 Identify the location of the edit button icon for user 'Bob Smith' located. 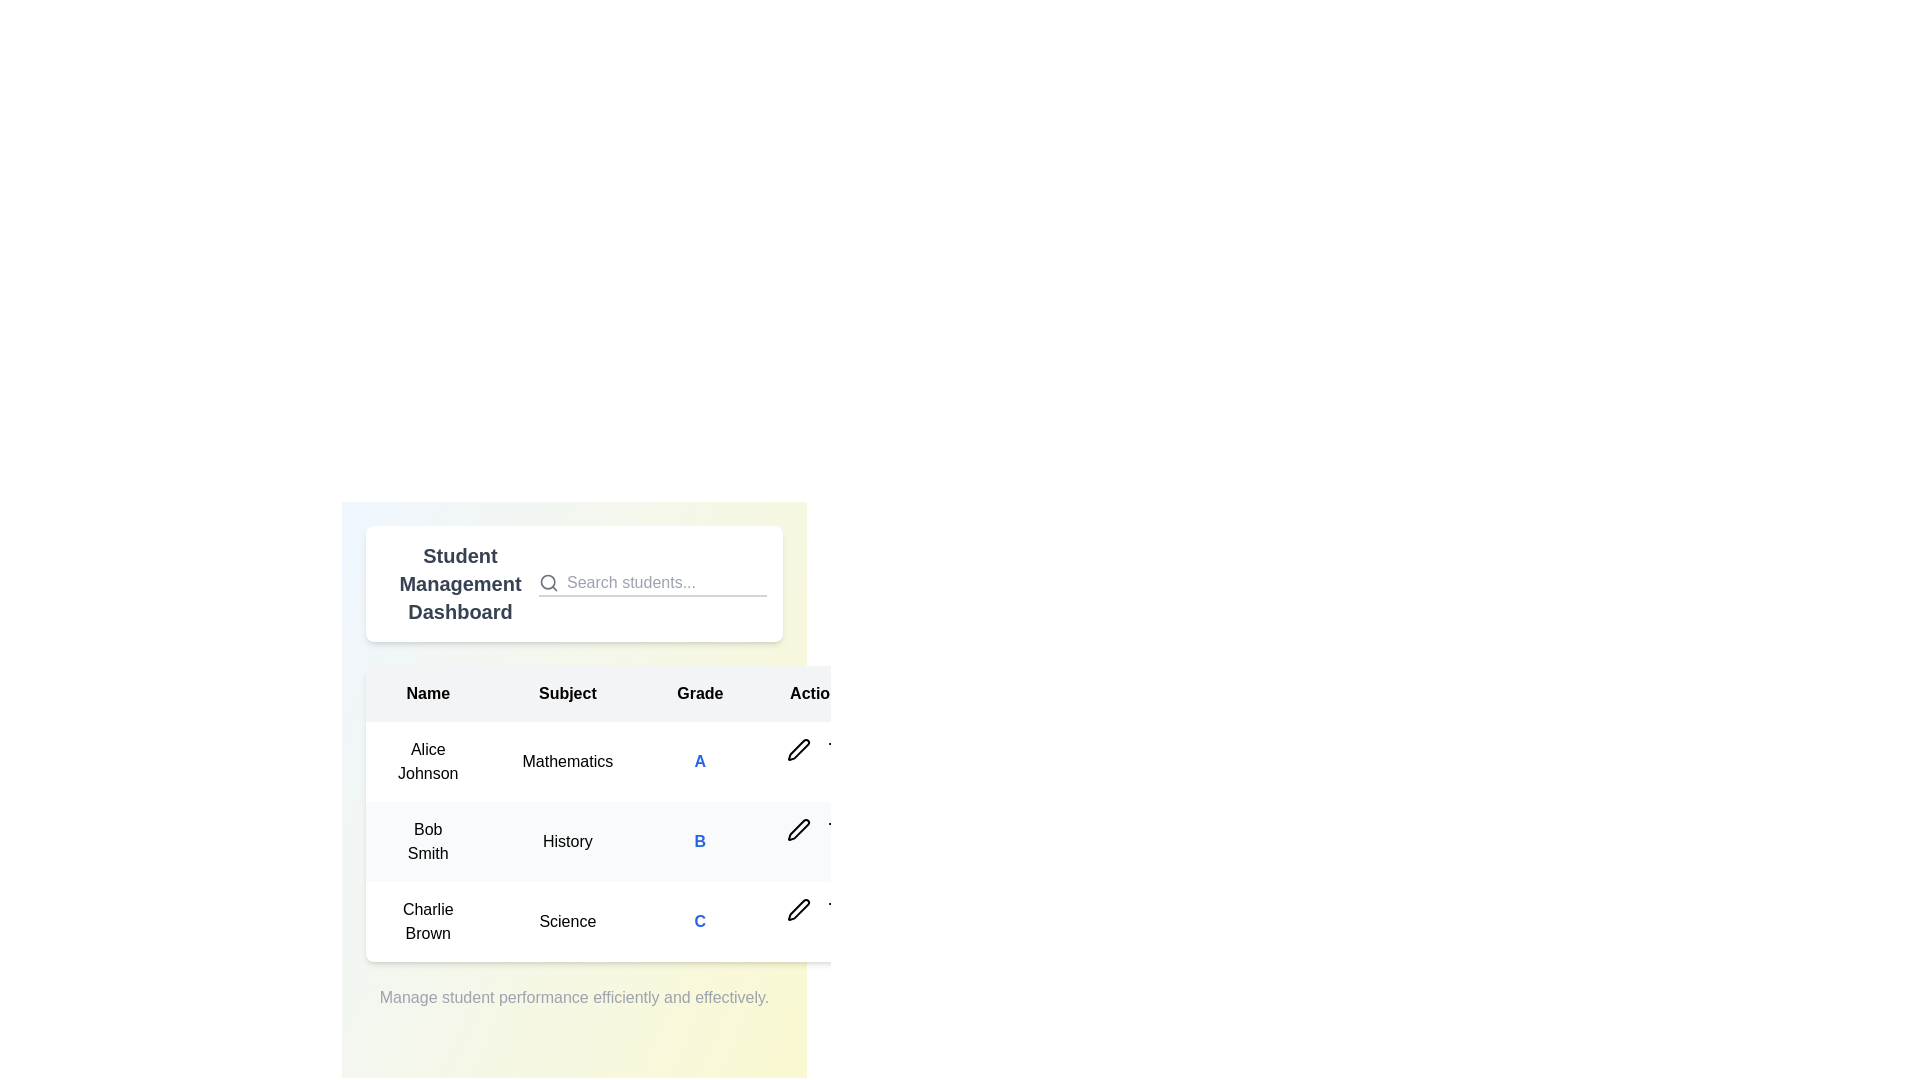
(798, 829).